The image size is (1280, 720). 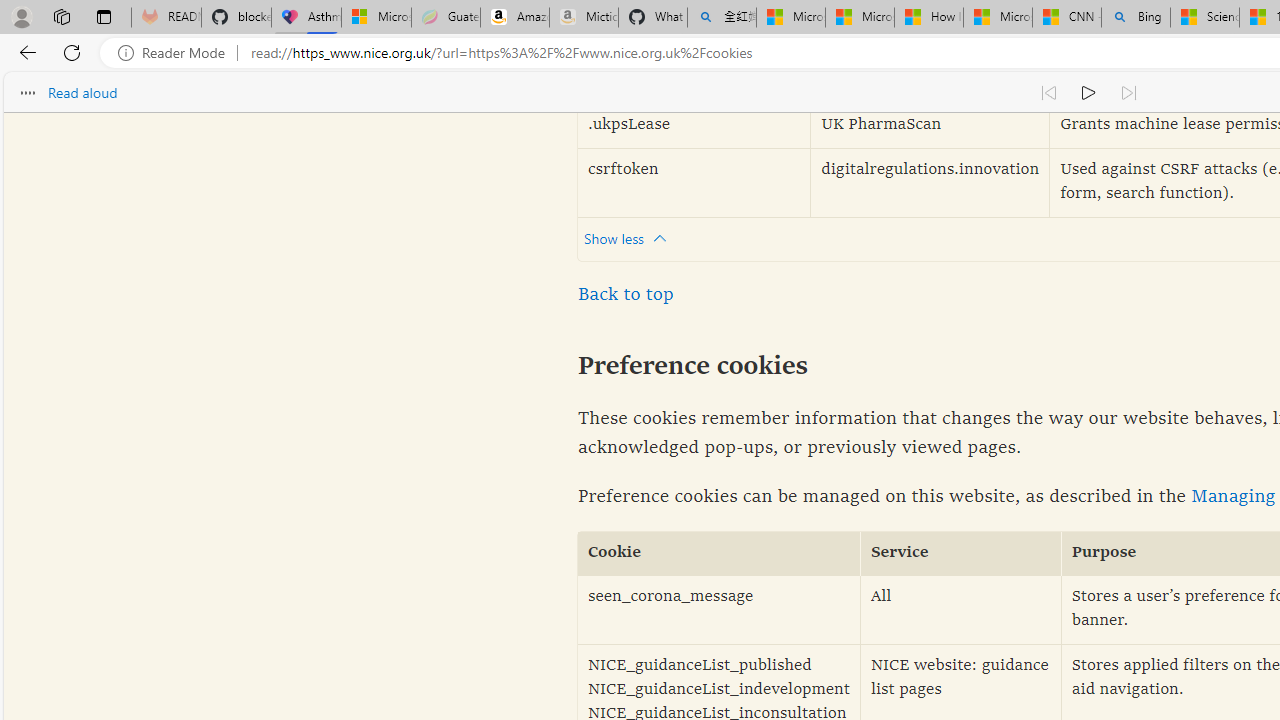 I want to click on 'Reader Mode', so click(x=177, y=52).